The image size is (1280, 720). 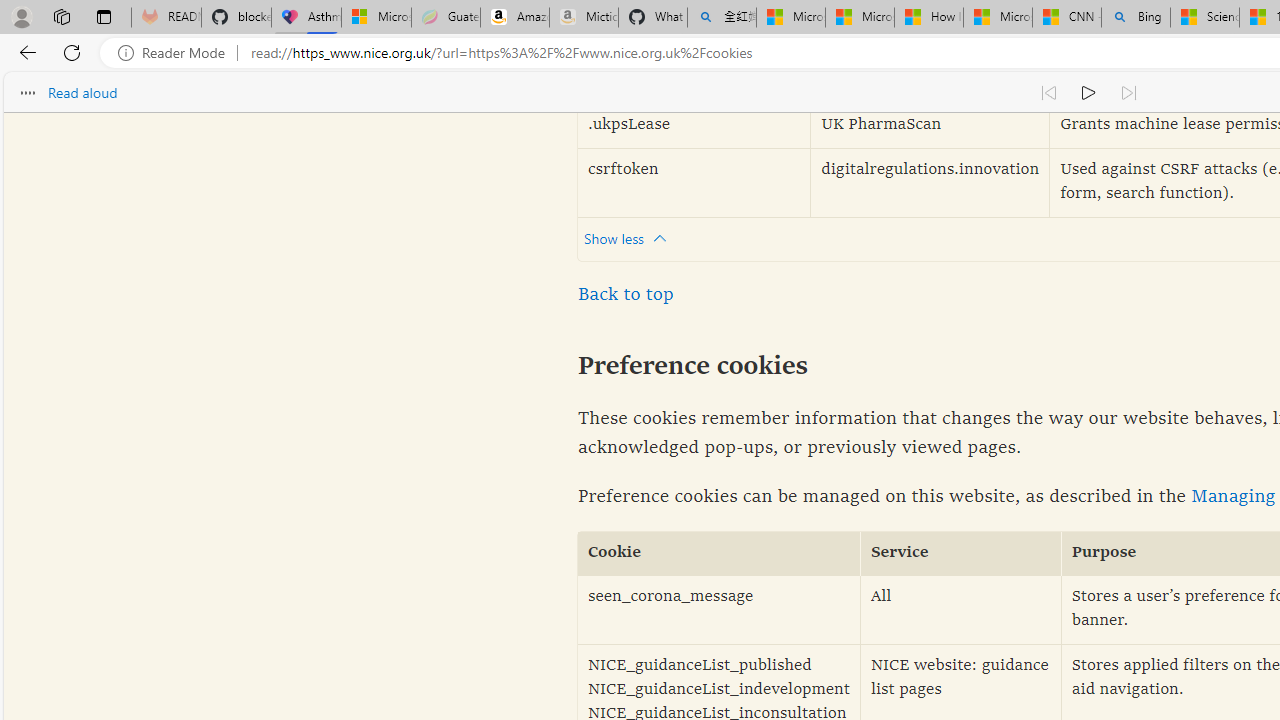 I want to click on 'Reader Mode', so click(x=177, y=52).